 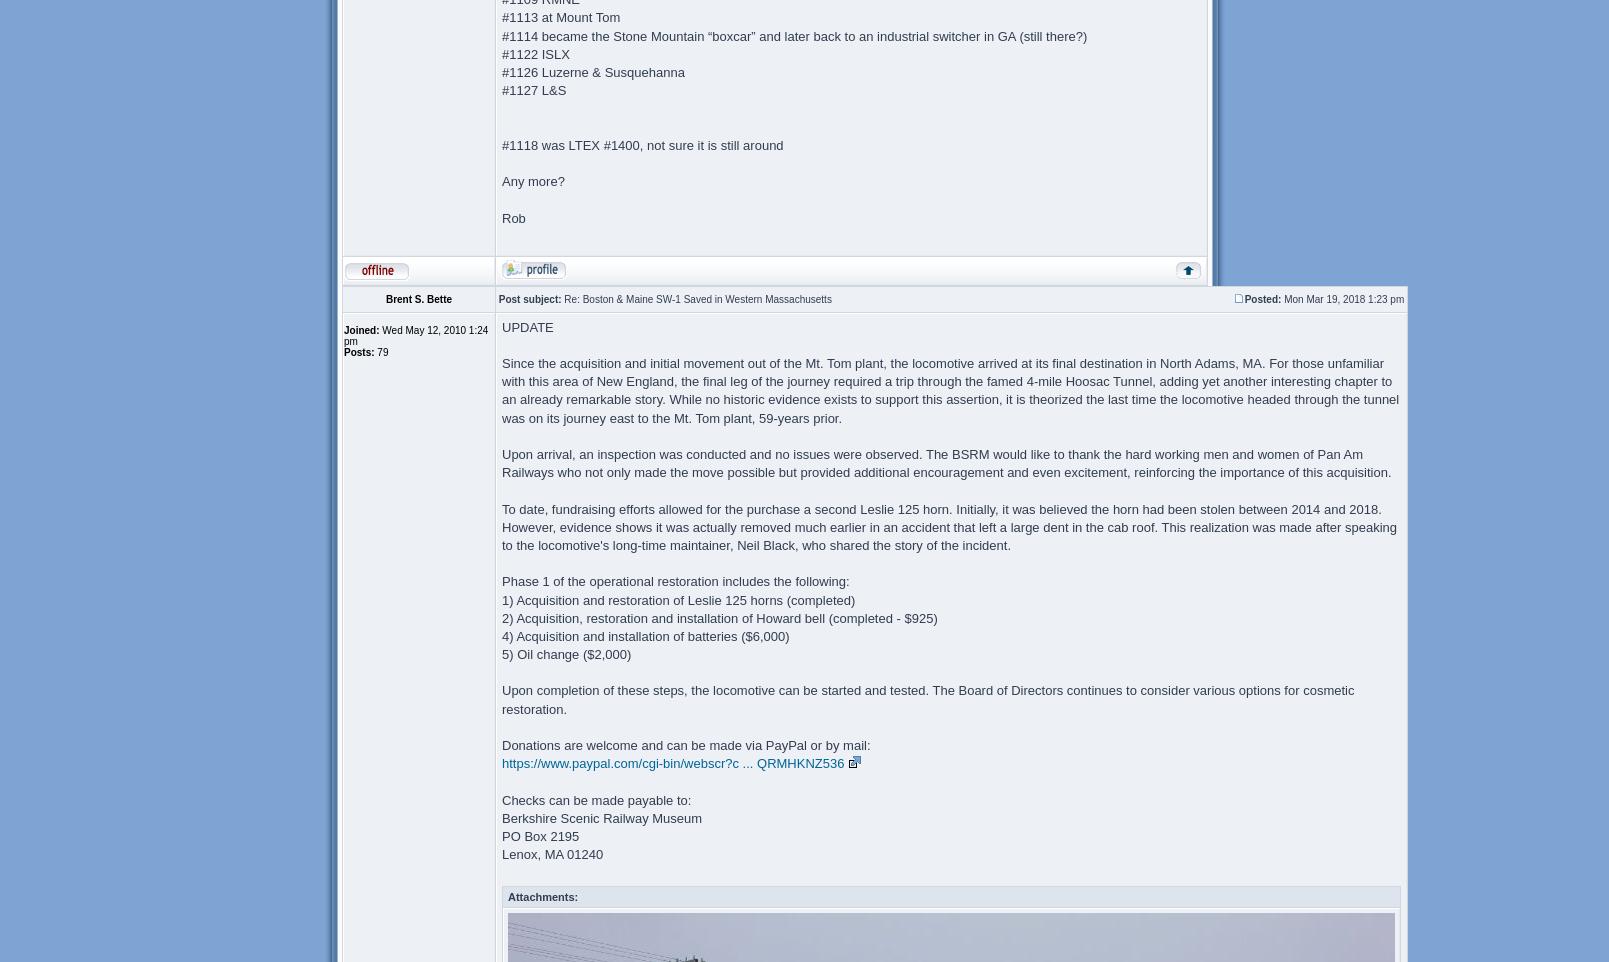 I want to click on 'Re: Boston & Maine SW-1 Saved in Western Massachusetts', so click(x=696, y=297).